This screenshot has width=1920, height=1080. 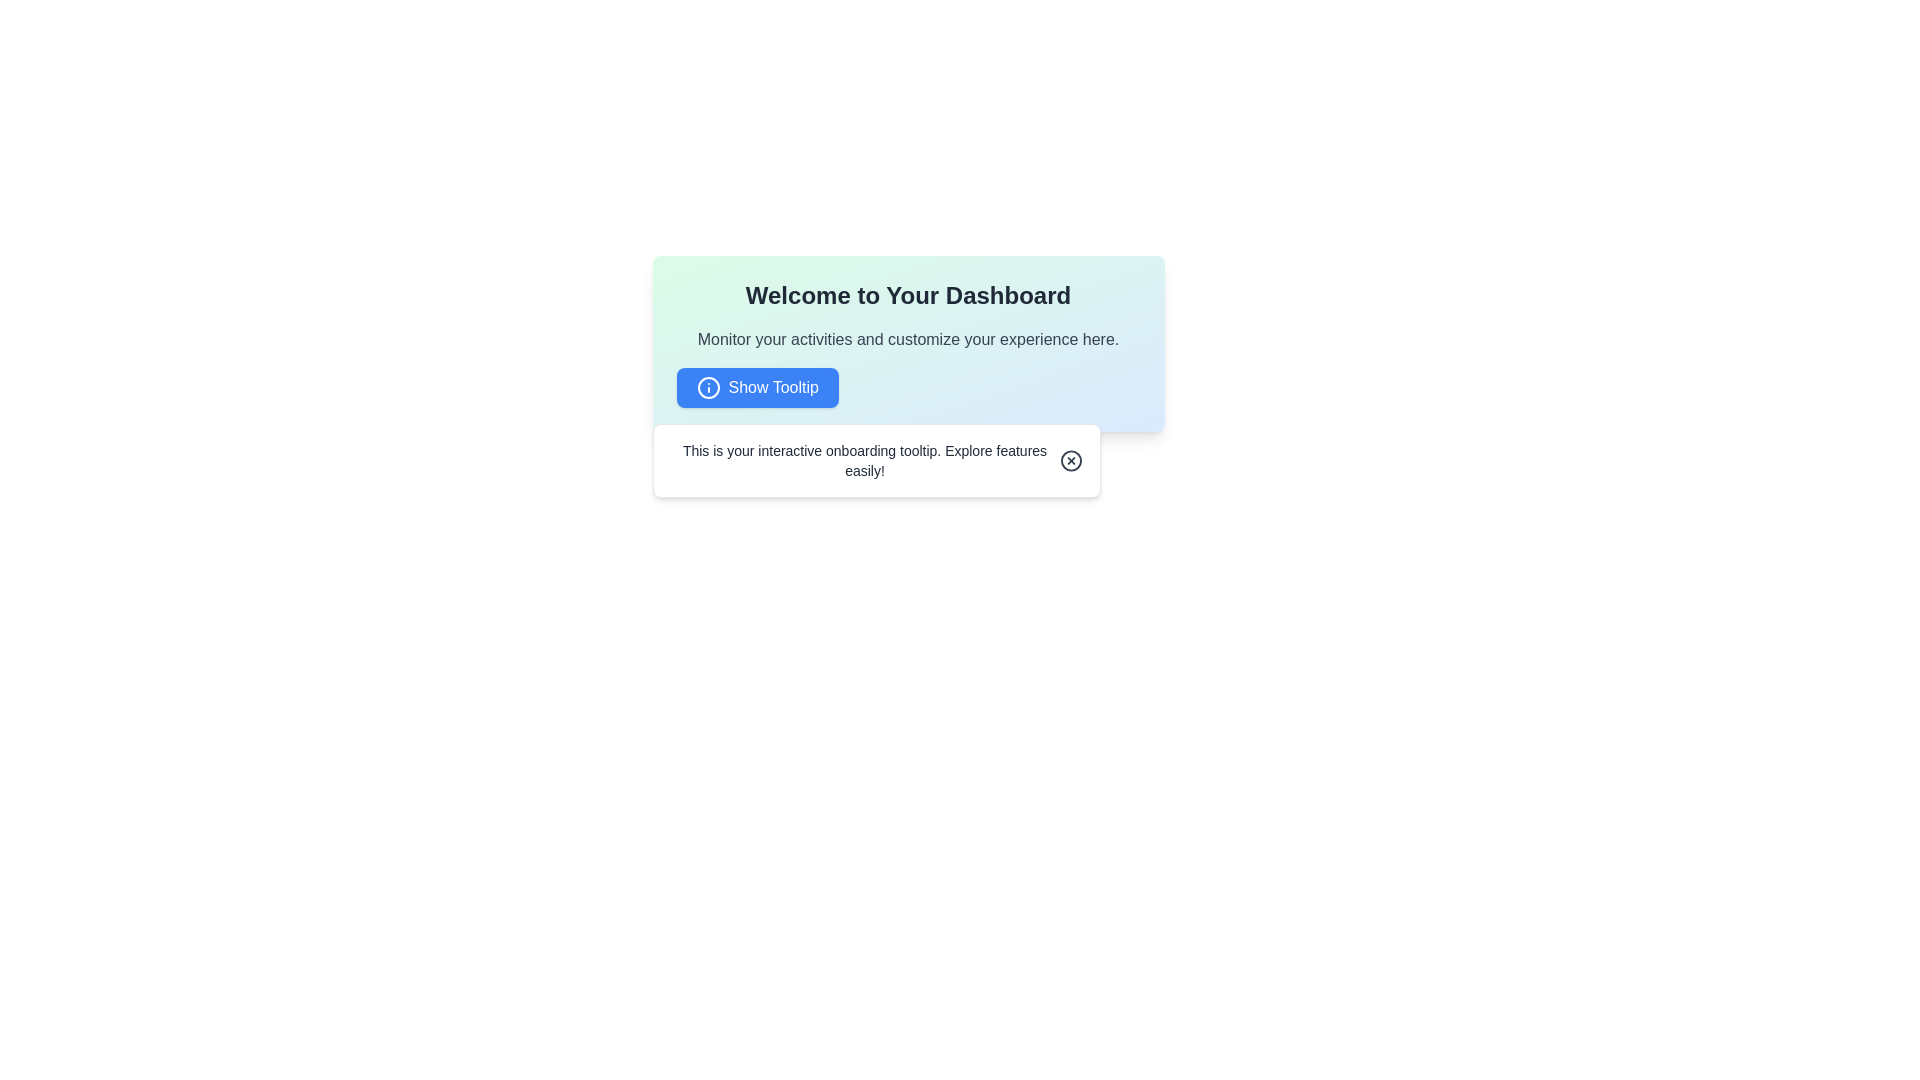 What do you see at coordinates (864, 461) in the screenshot?
I see `text content in the tooltip that says 'This is your interactive onboarding tooltip. Explore features easily!'` at bounding box center [864, 461].